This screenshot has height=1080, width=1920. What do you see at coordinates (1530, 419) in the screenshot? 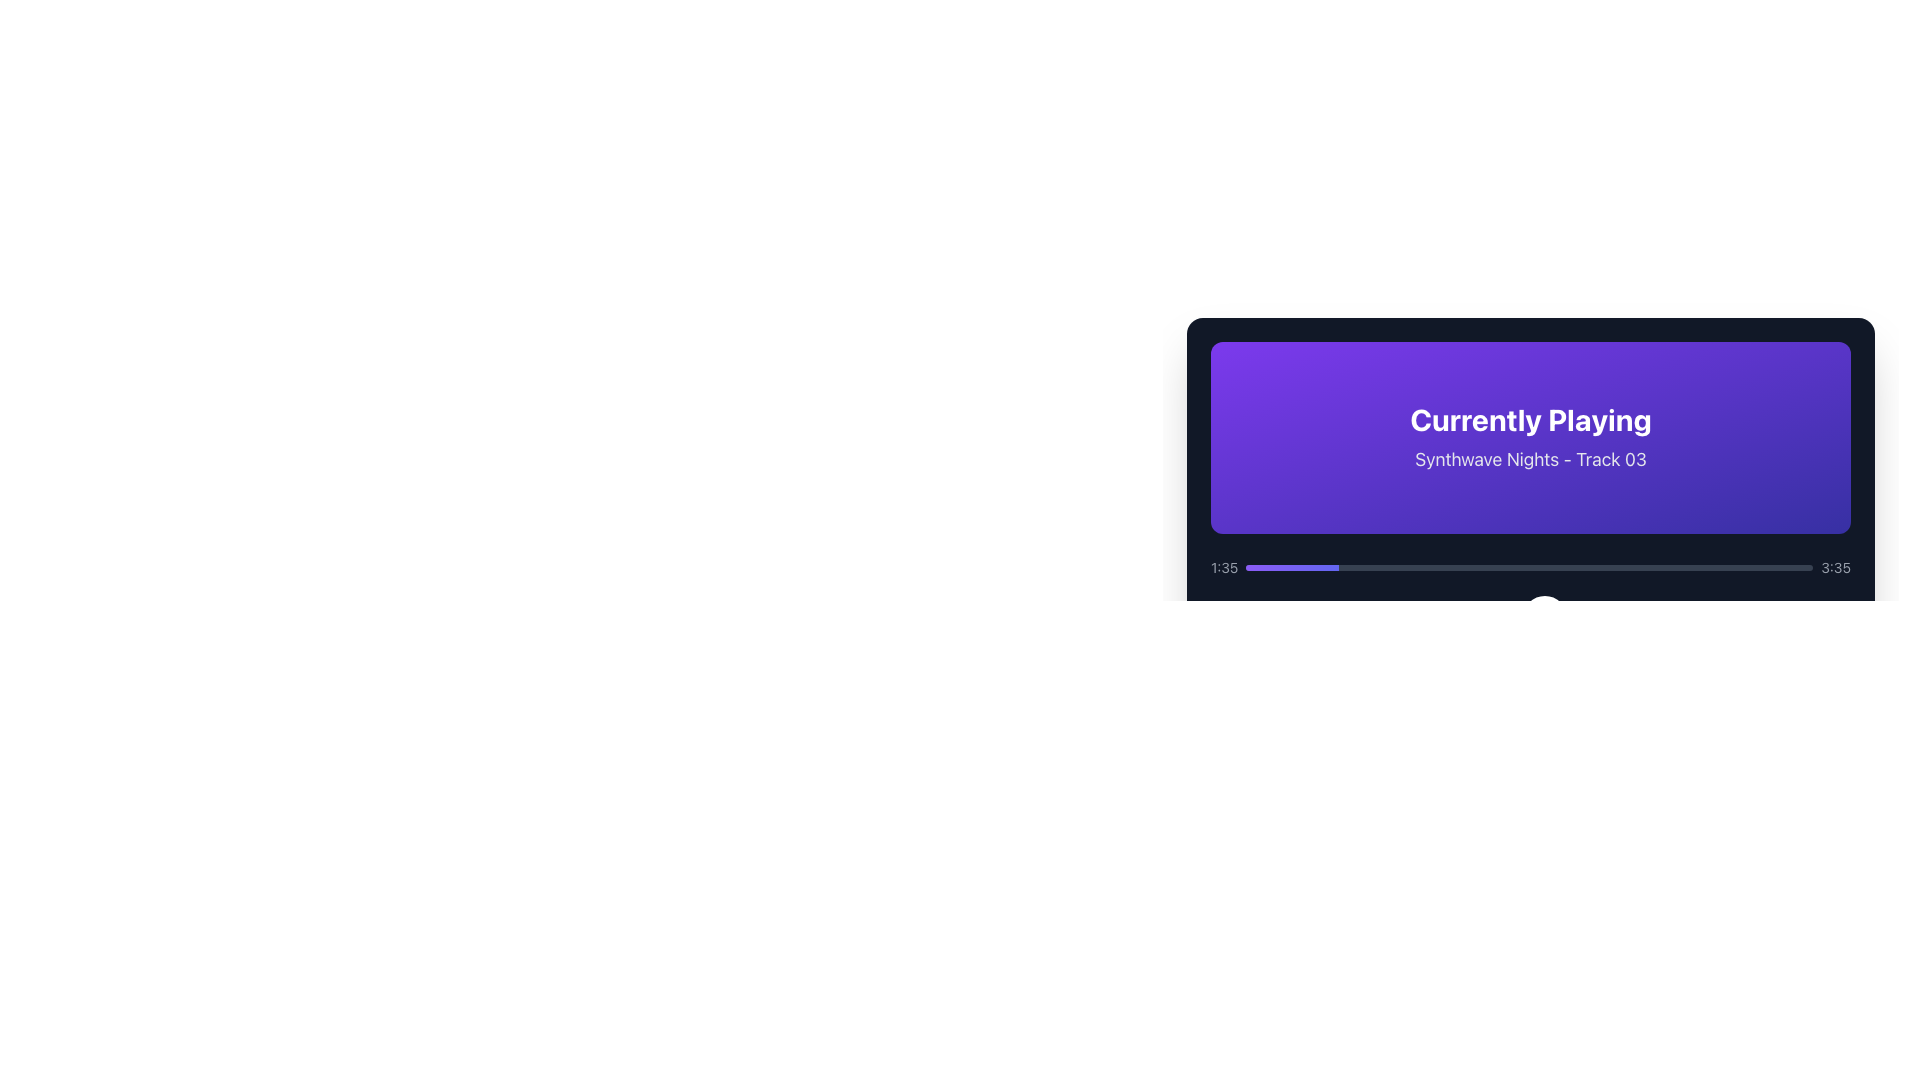
I see `the text label that reads 'Currently Playing', which is bold and prominently displayed in large white font against a purple background` at bounding box center [1530, 419].